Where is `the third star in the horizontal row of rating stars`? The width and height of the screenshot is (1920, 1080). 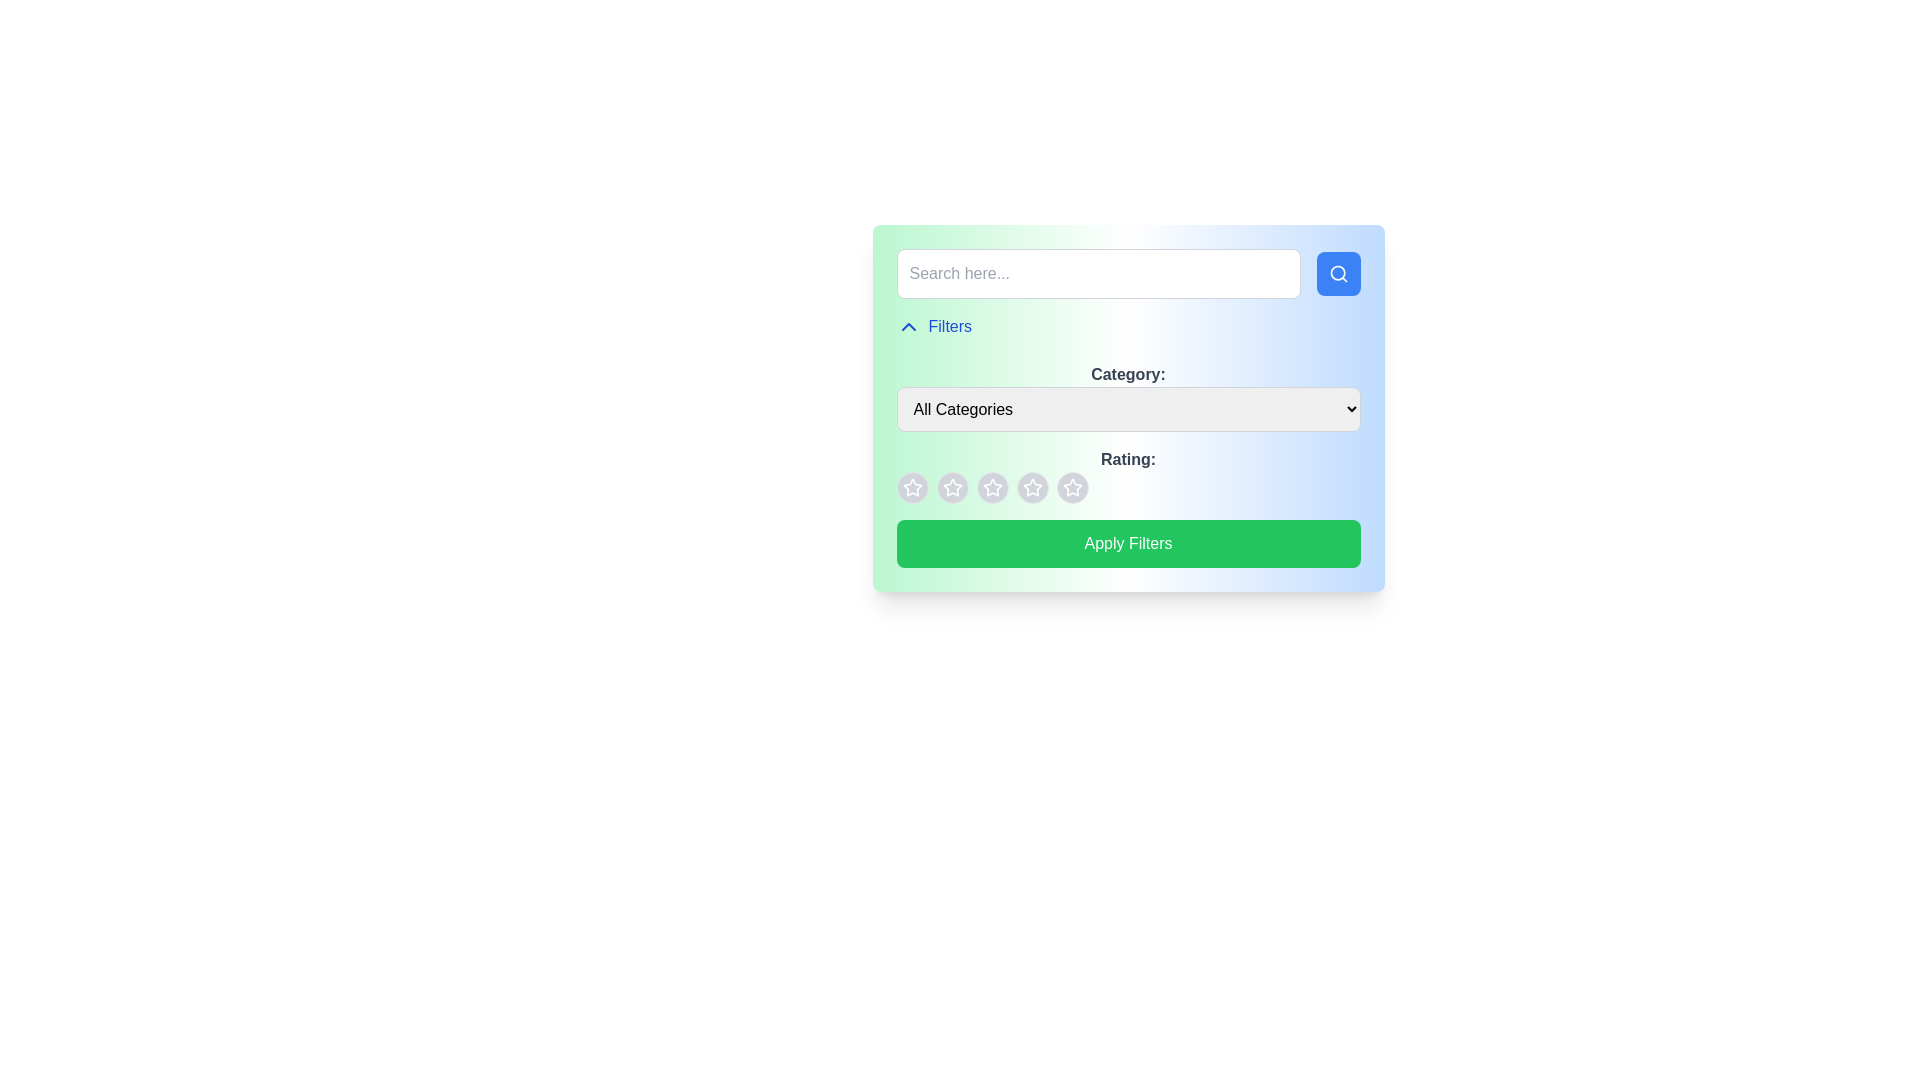 the third star in the horizontal row of rating stars is located at coordinates (1032, 487).